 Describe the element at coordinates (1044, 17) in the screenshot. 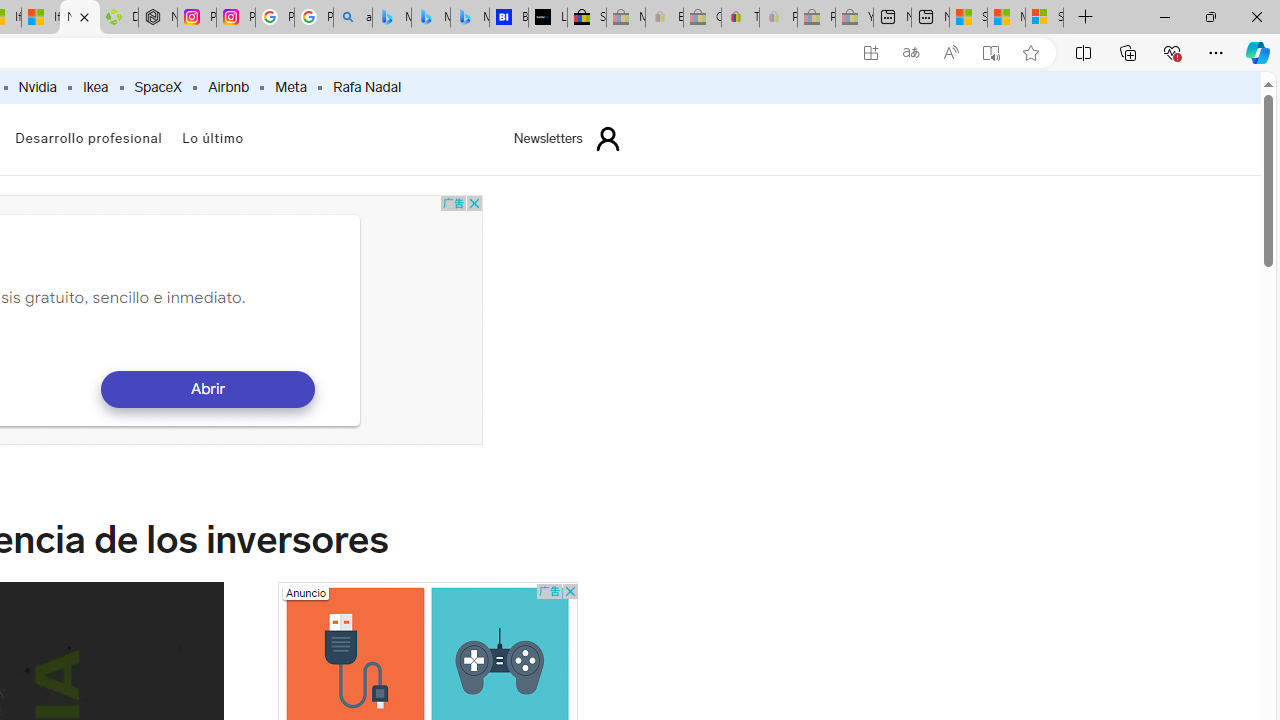

I see `'Sign in to your Microsoft account'` at that location.